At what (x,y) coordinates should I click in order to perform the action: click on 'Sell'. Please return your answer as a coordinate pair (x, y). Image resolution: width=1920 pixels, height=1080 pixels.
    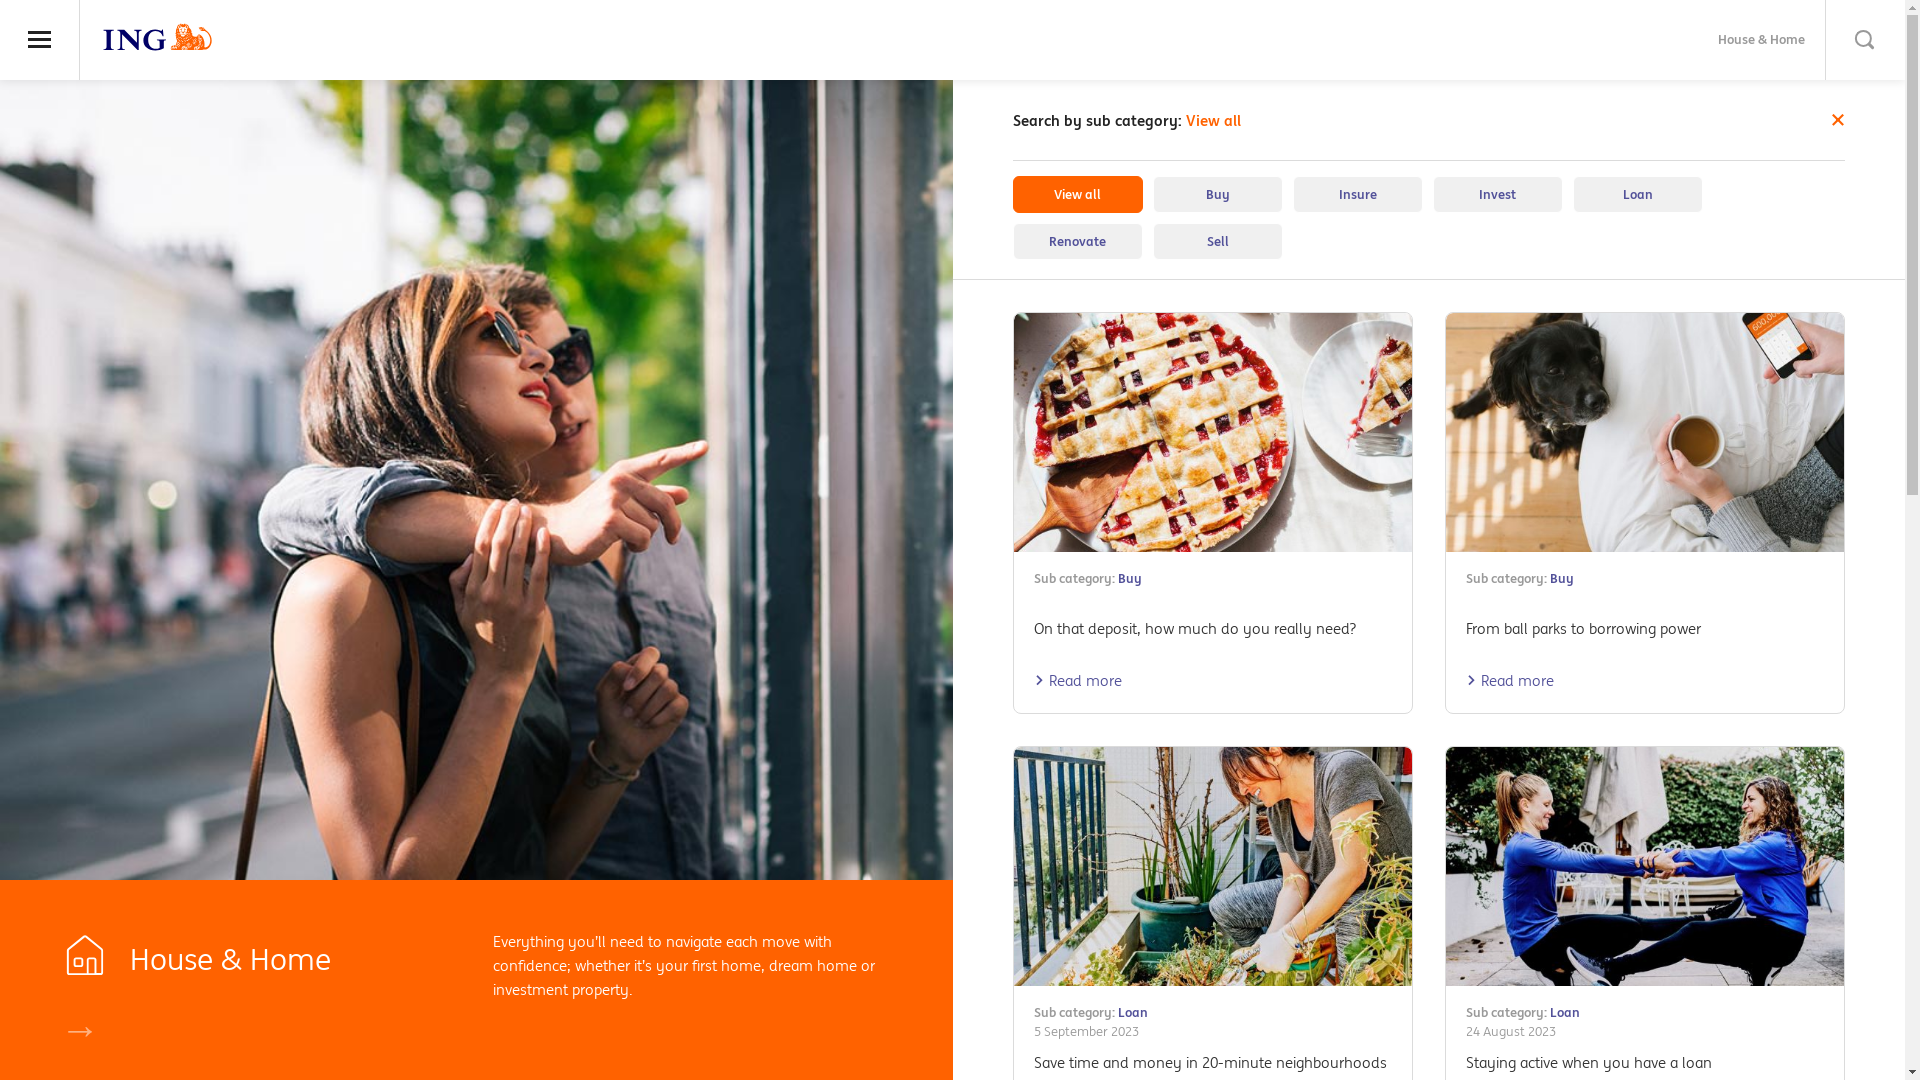
    Looking at the image, I should click on (1152, 240).